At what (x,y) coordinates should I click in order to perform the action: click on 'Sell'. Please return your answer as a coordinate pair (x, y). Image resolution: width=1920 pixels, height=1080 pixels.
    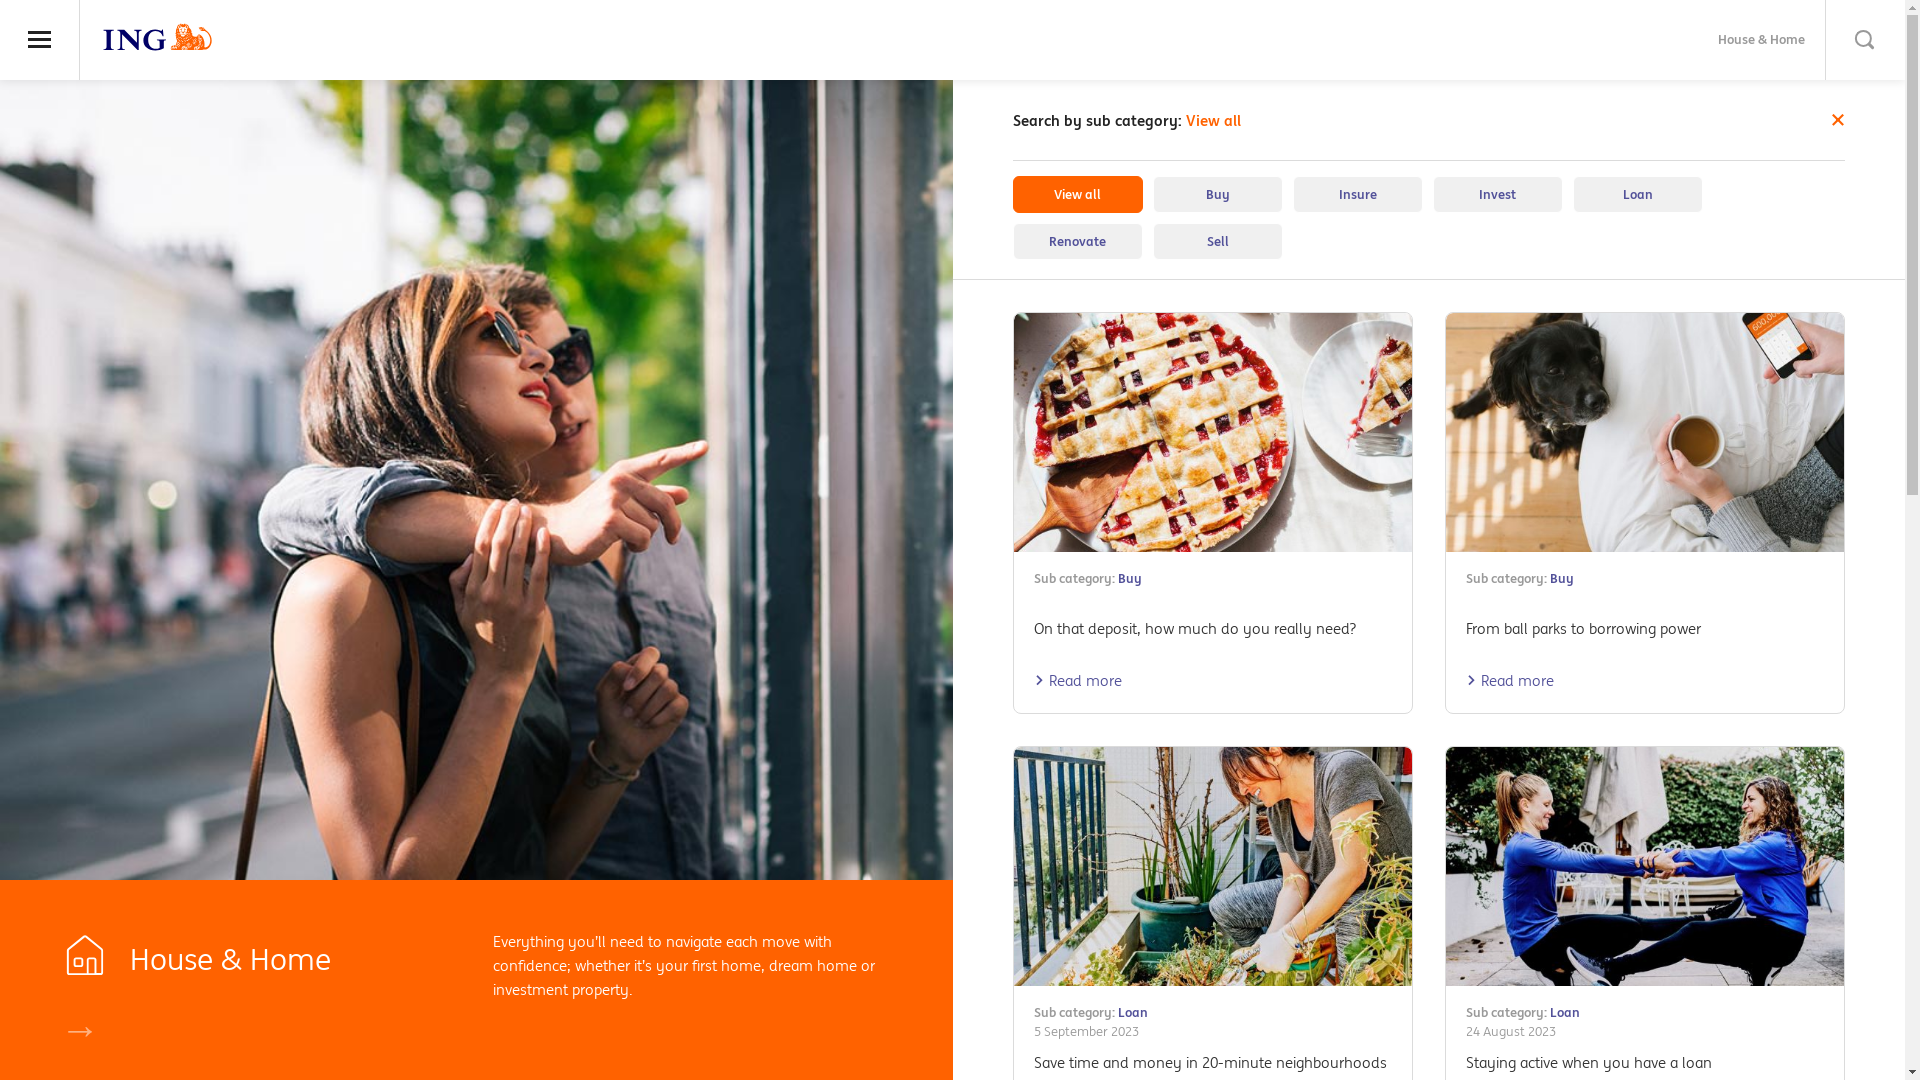
    Looking at the image, I should click on (1152, 240).